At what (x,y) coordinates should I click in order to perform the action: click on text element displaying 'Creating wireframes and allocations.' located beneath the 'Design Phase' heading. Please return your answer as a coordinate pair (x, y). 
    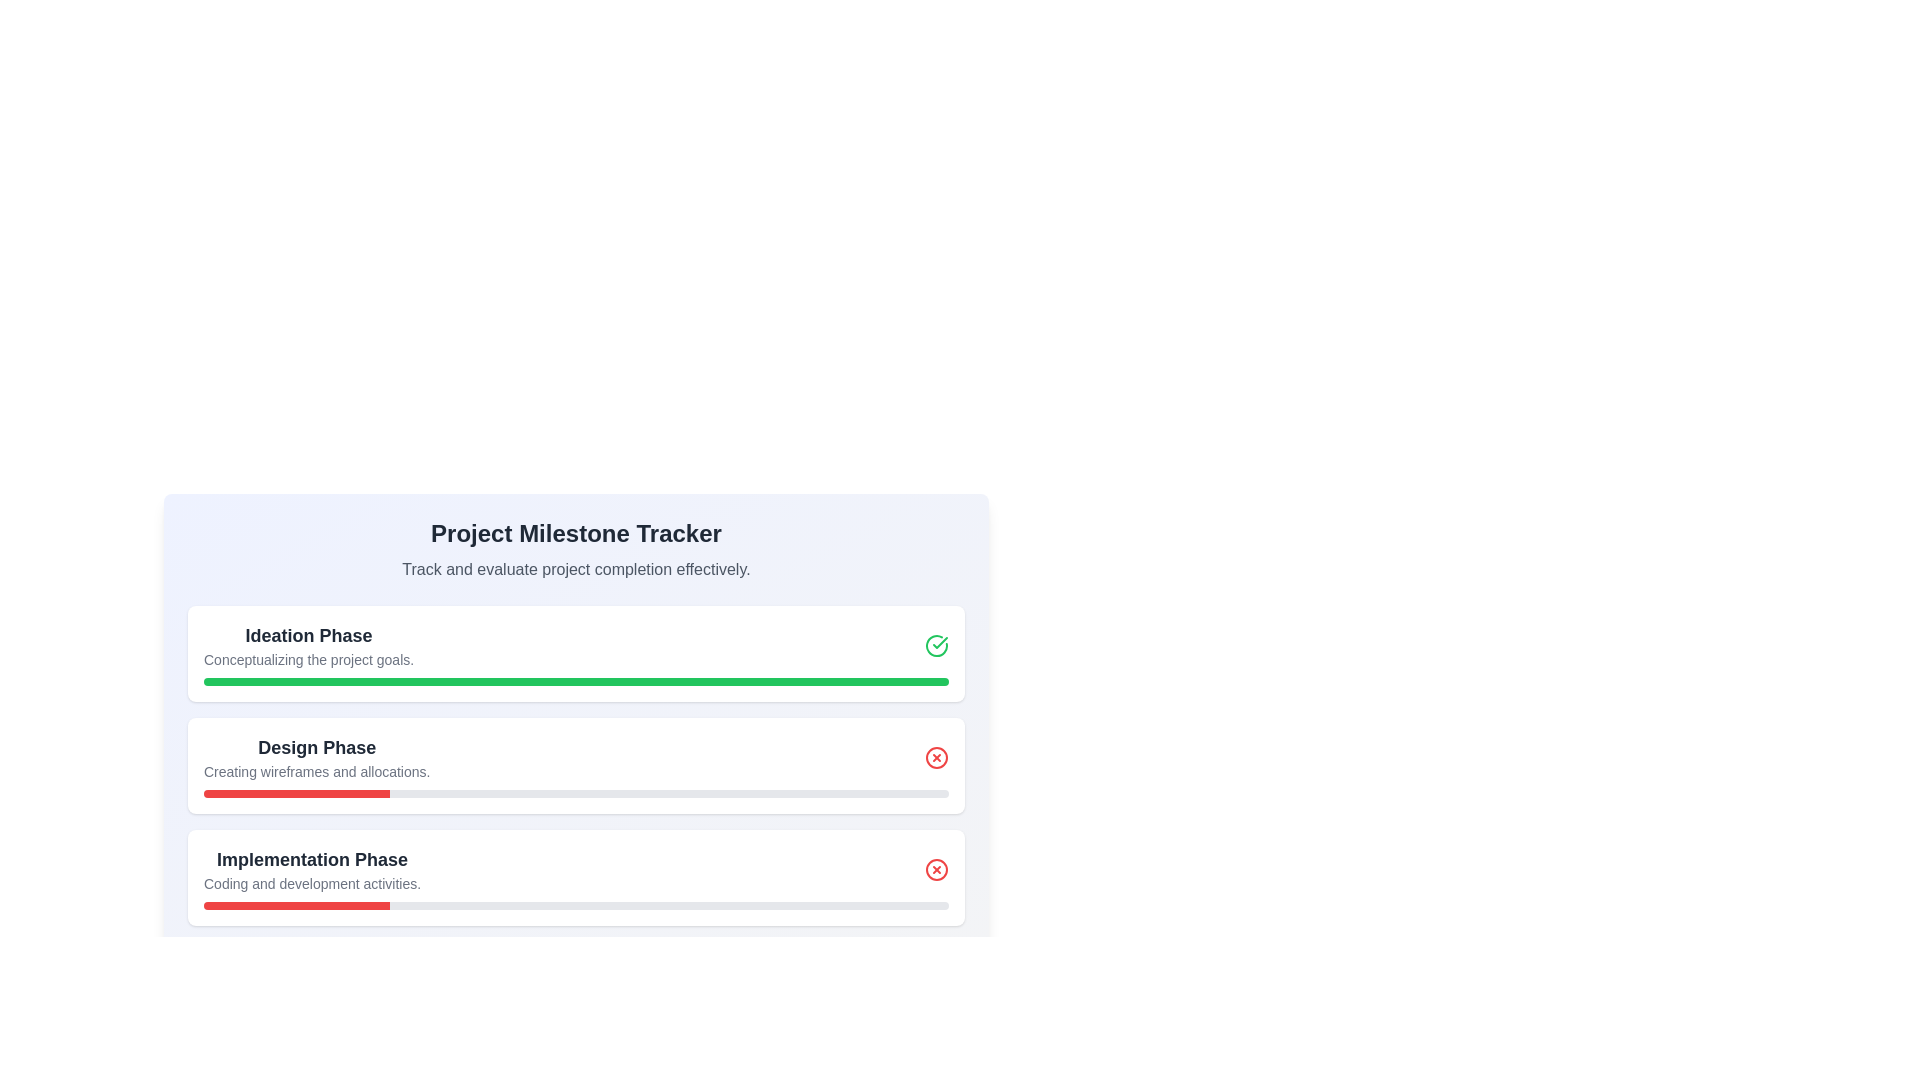
    Looking at the image, I should click on (316, 770).